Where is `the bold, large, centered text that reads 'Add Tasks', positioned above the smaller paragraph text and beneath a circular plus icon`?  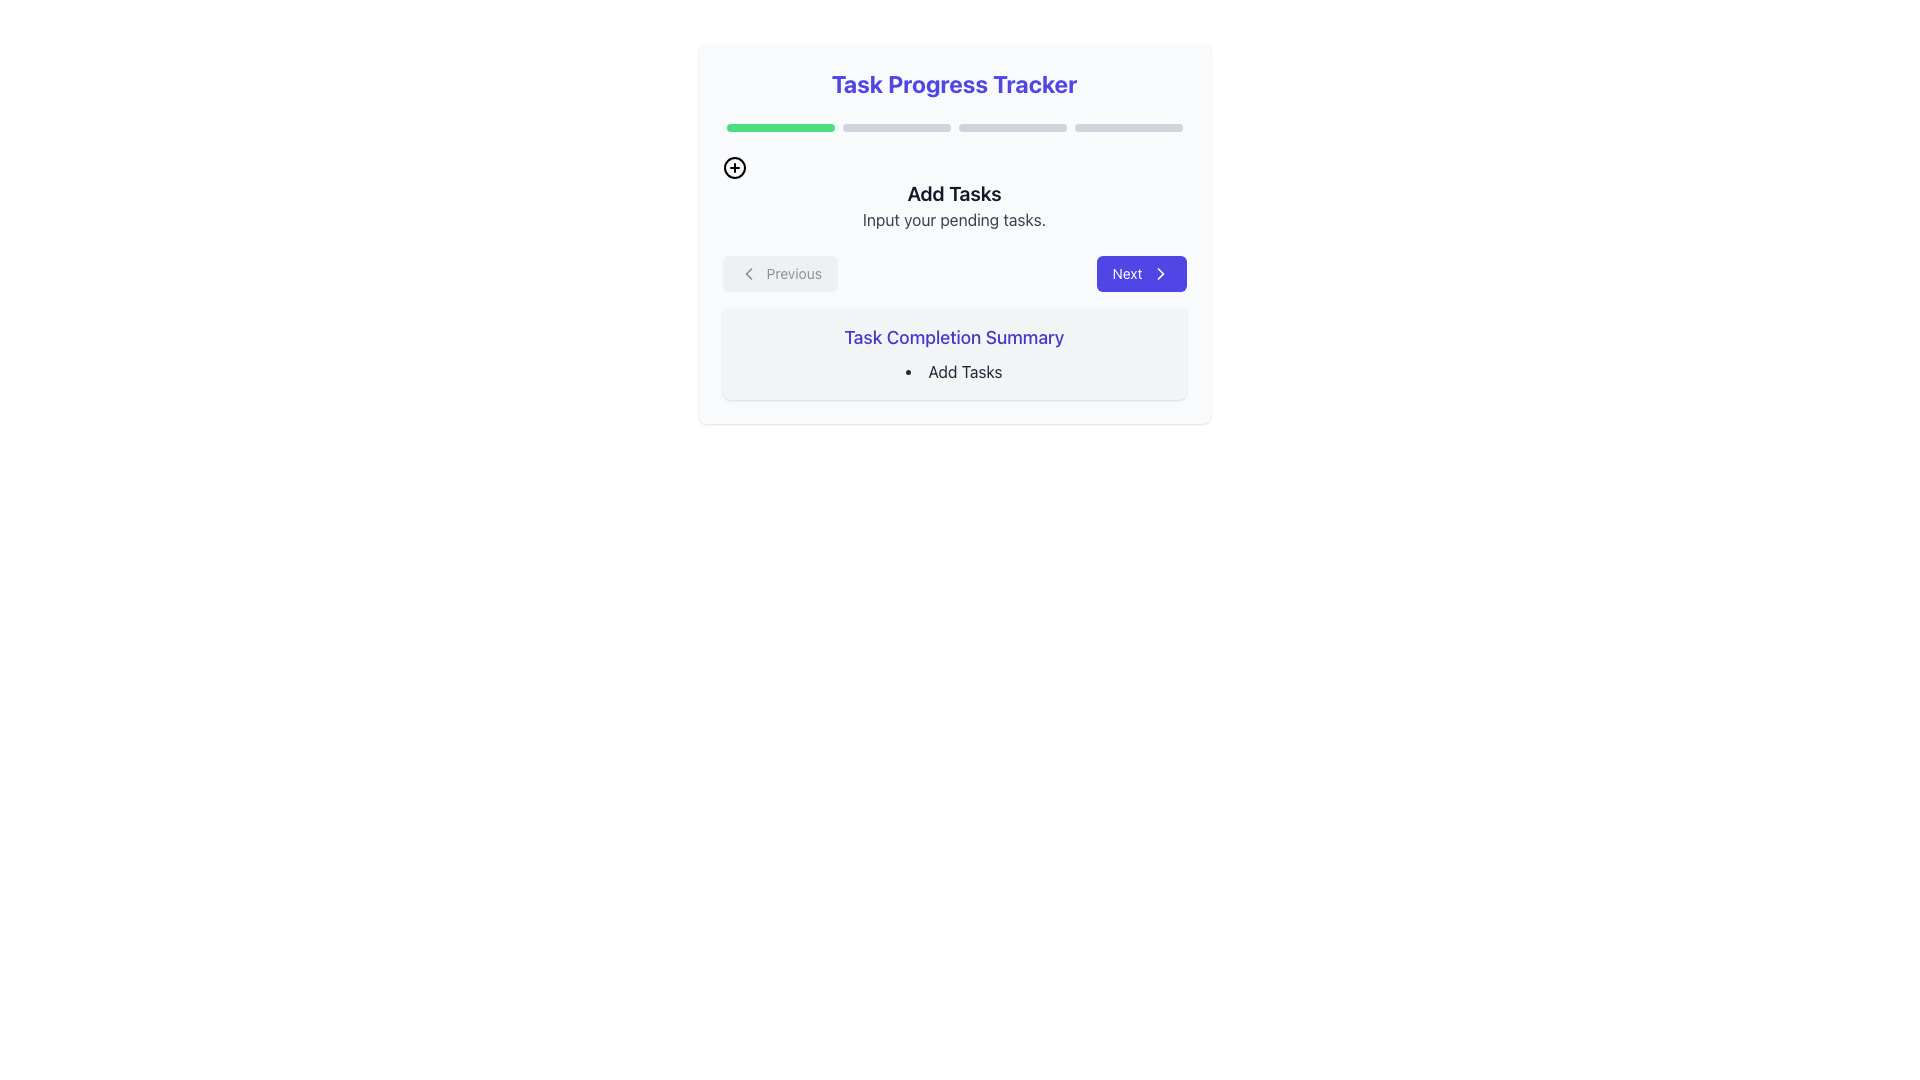
the bold, large, centered text that reads 'Add Tasks', positioned above the smaller paragraph text and beneath a circular plus icon is located at coordinates (953, 193).